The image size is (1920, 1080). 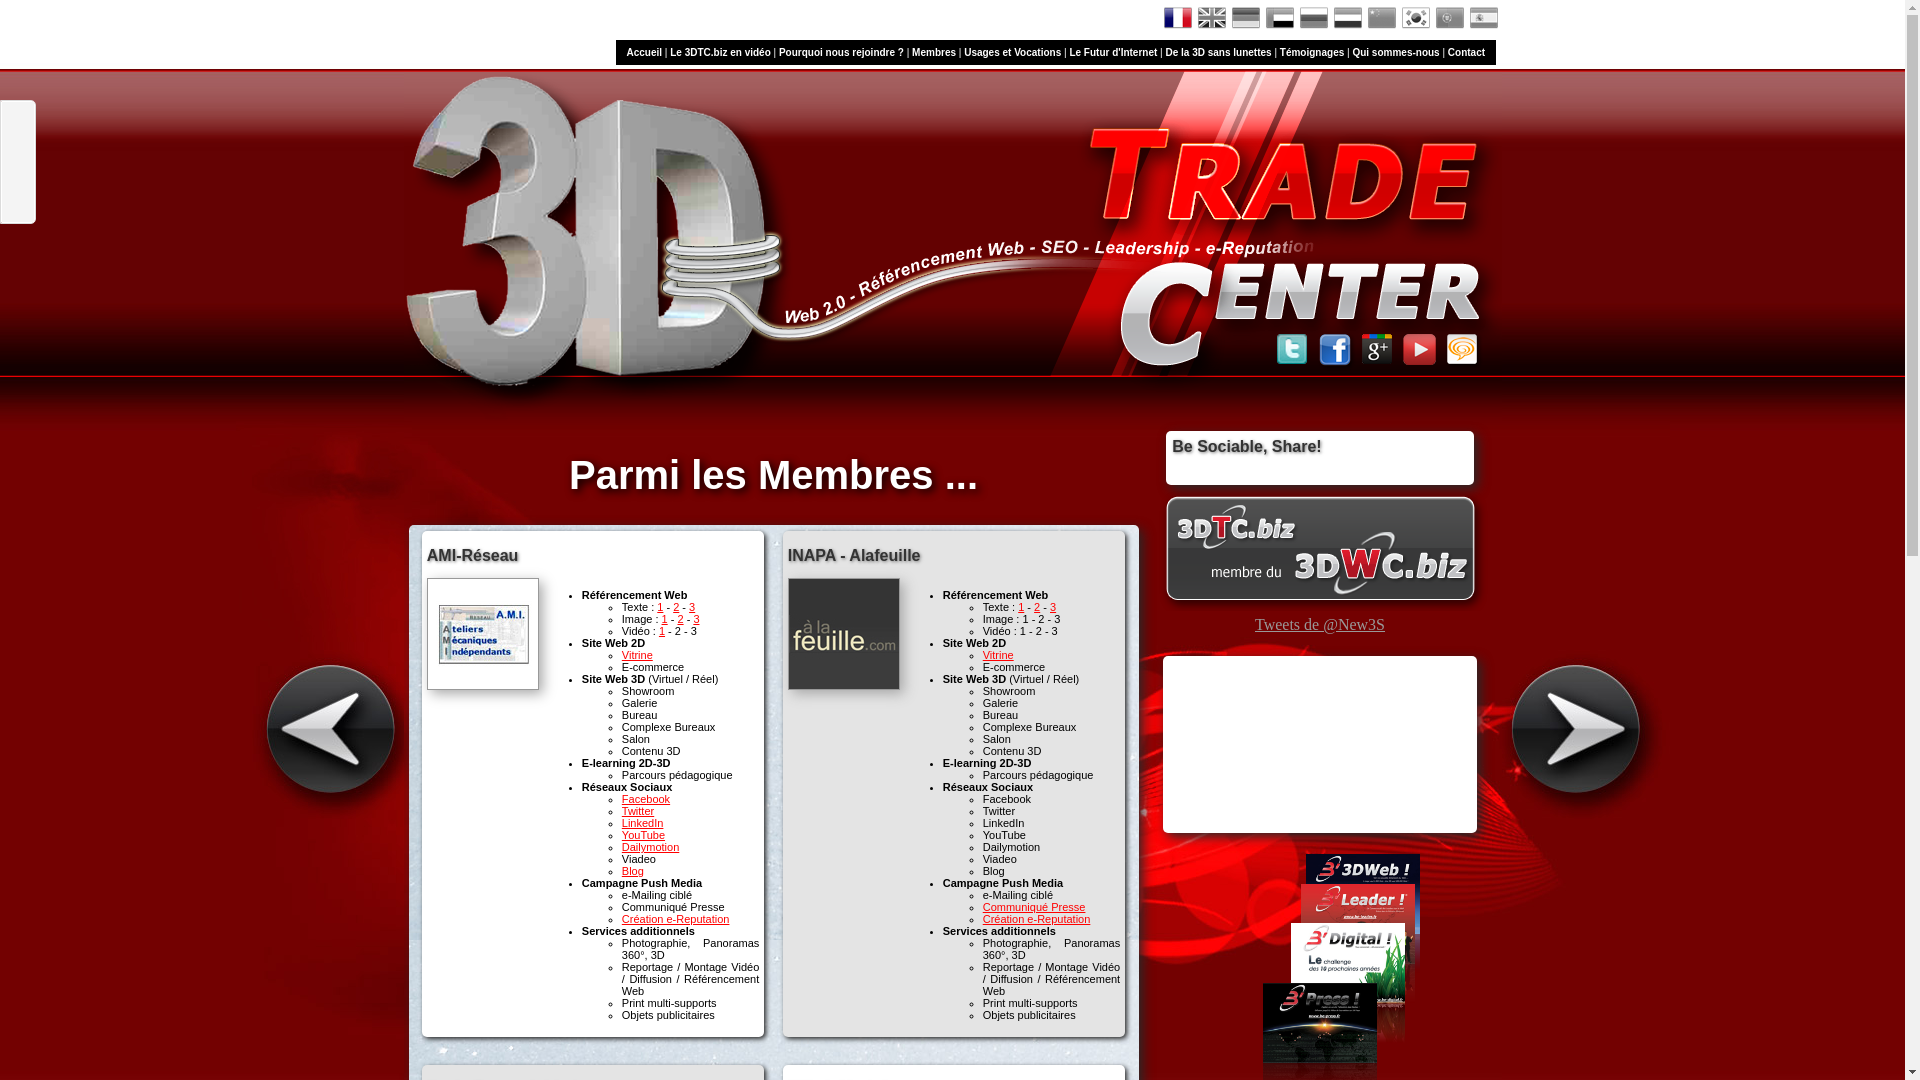 What do you see at coordinates (1584, 730) in the screenshot?
I see `'Suivant'` at bounding box center [1584, 730].